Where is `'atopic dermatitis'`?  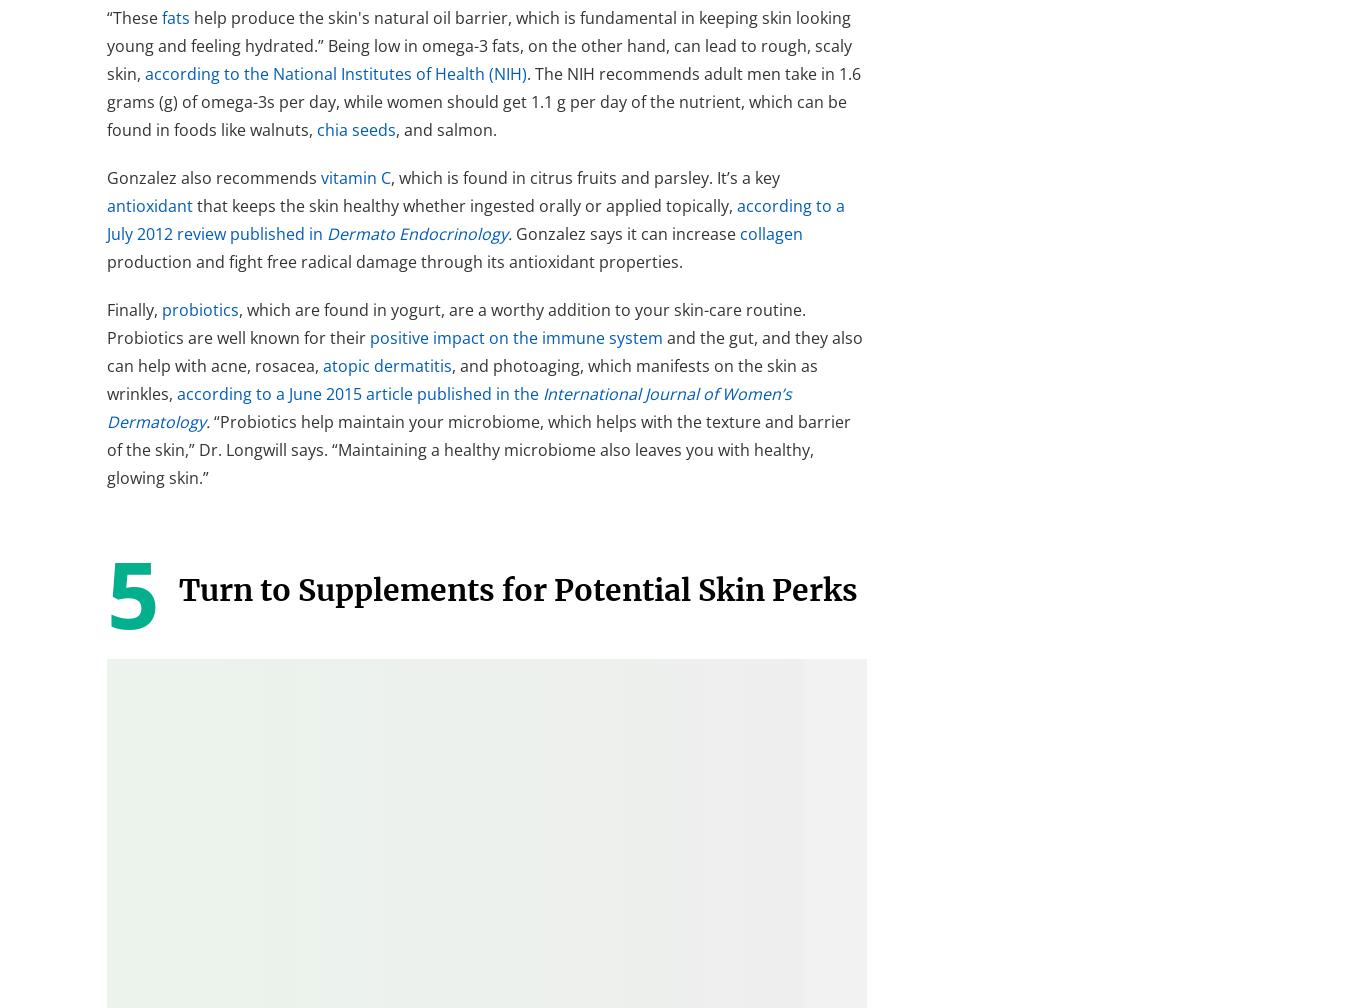
'atopic dermatitis' is located at coordinates (386, 364).